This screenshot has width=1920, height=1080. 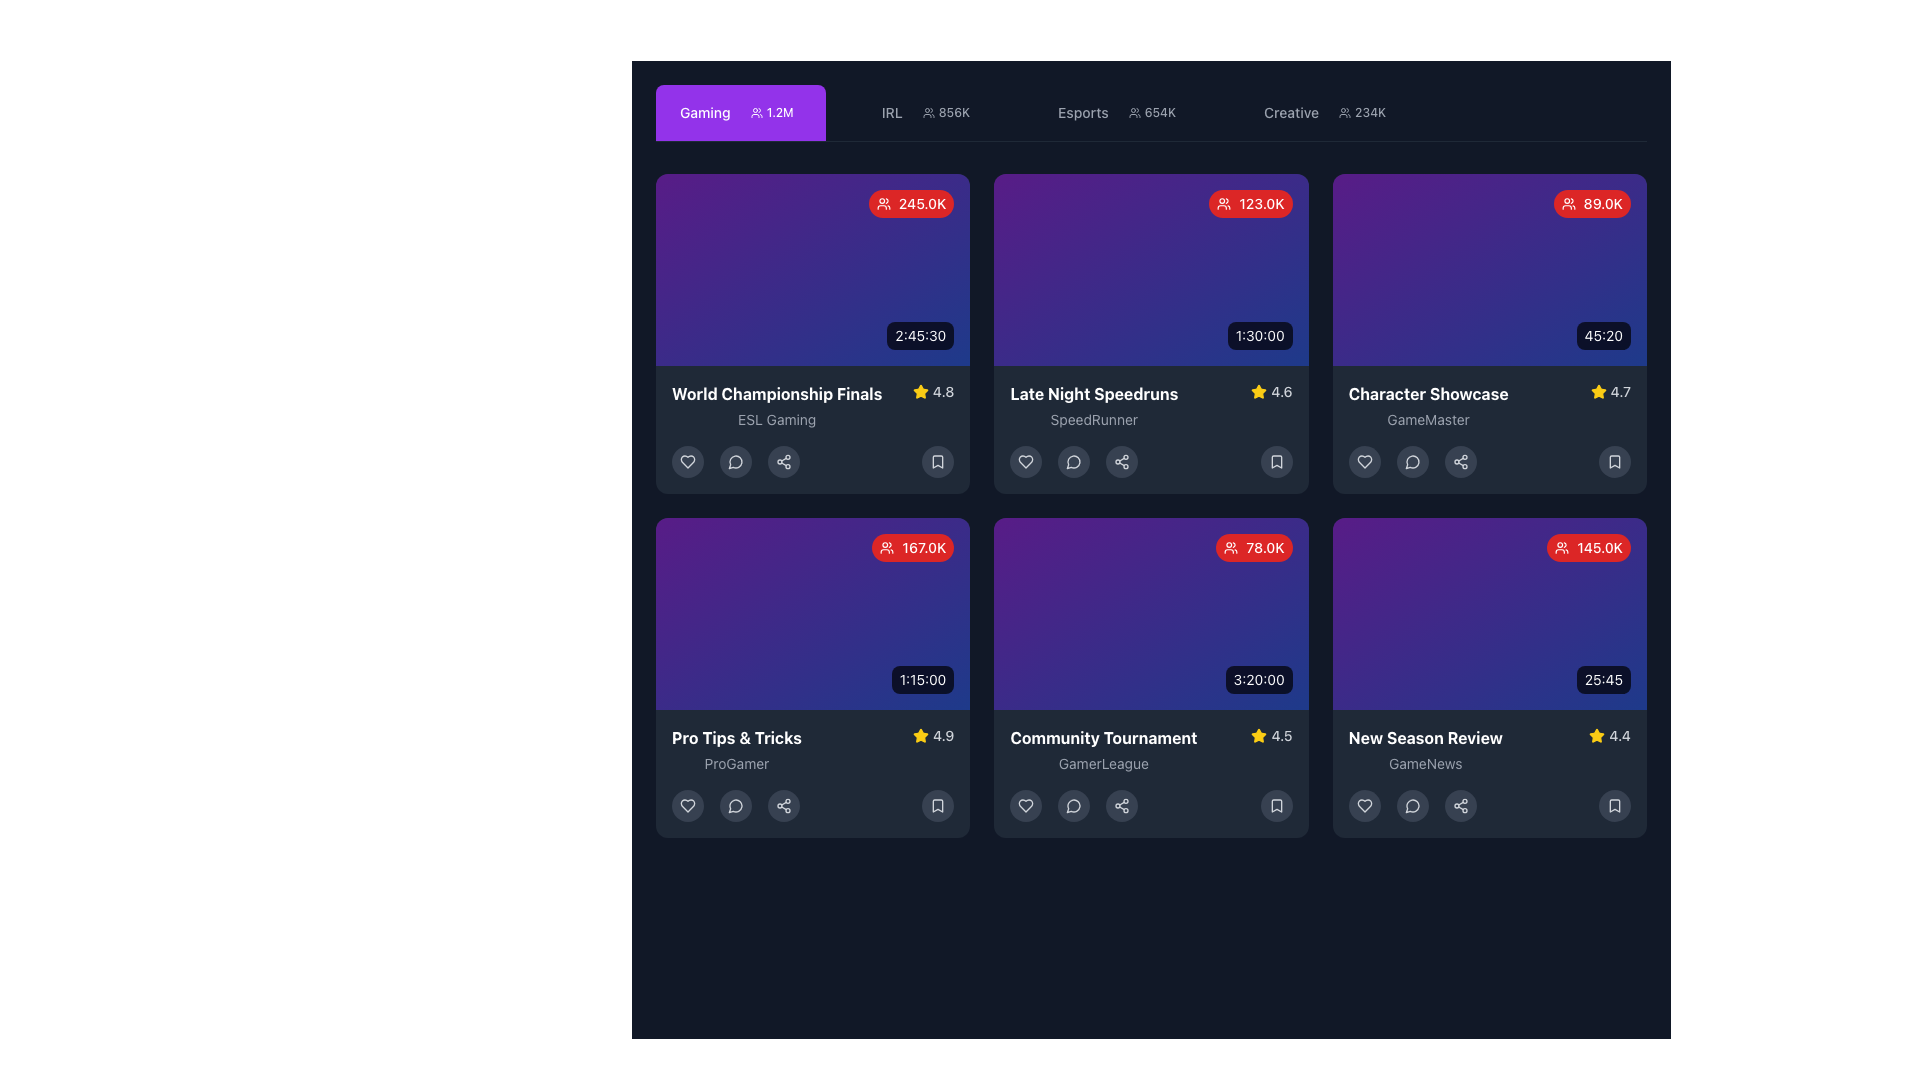 I want to click on the third interactive button in the bottom row of icons within the 'Character Showcase' card, so click(x=1411, y=462).